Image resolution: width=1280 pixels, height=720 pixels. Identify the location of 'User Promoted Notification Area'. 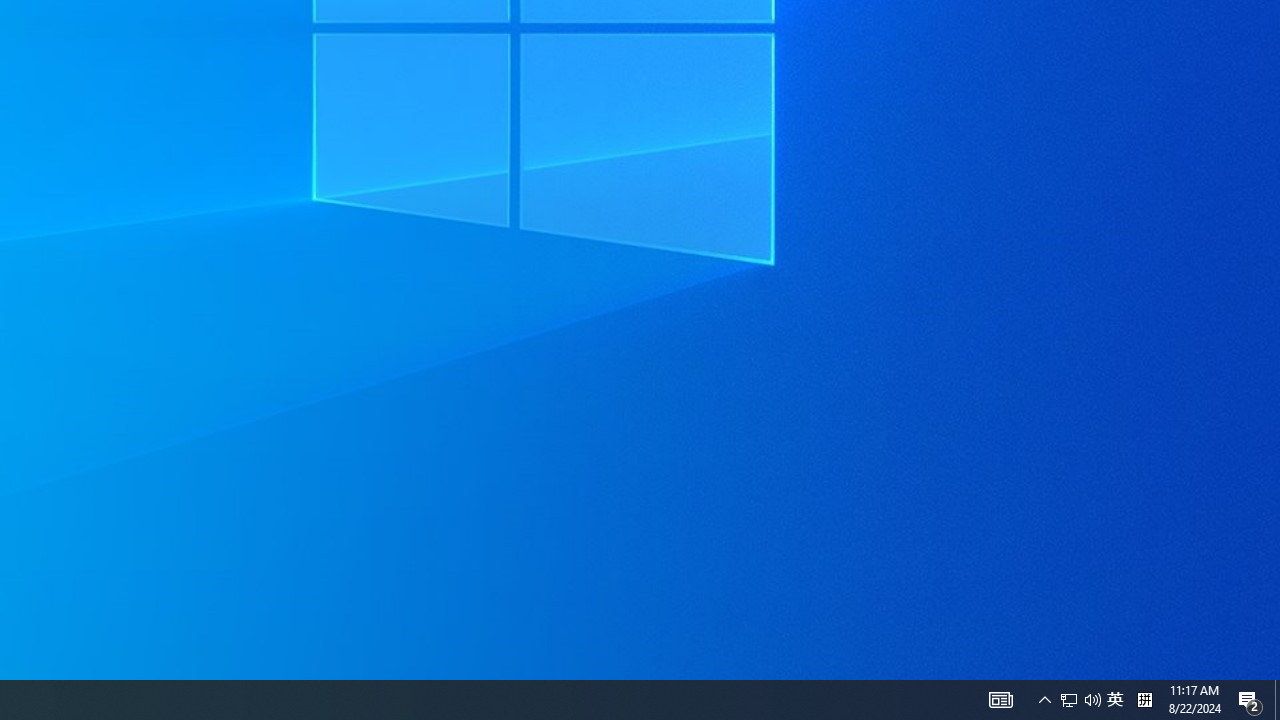
(1044, 698).